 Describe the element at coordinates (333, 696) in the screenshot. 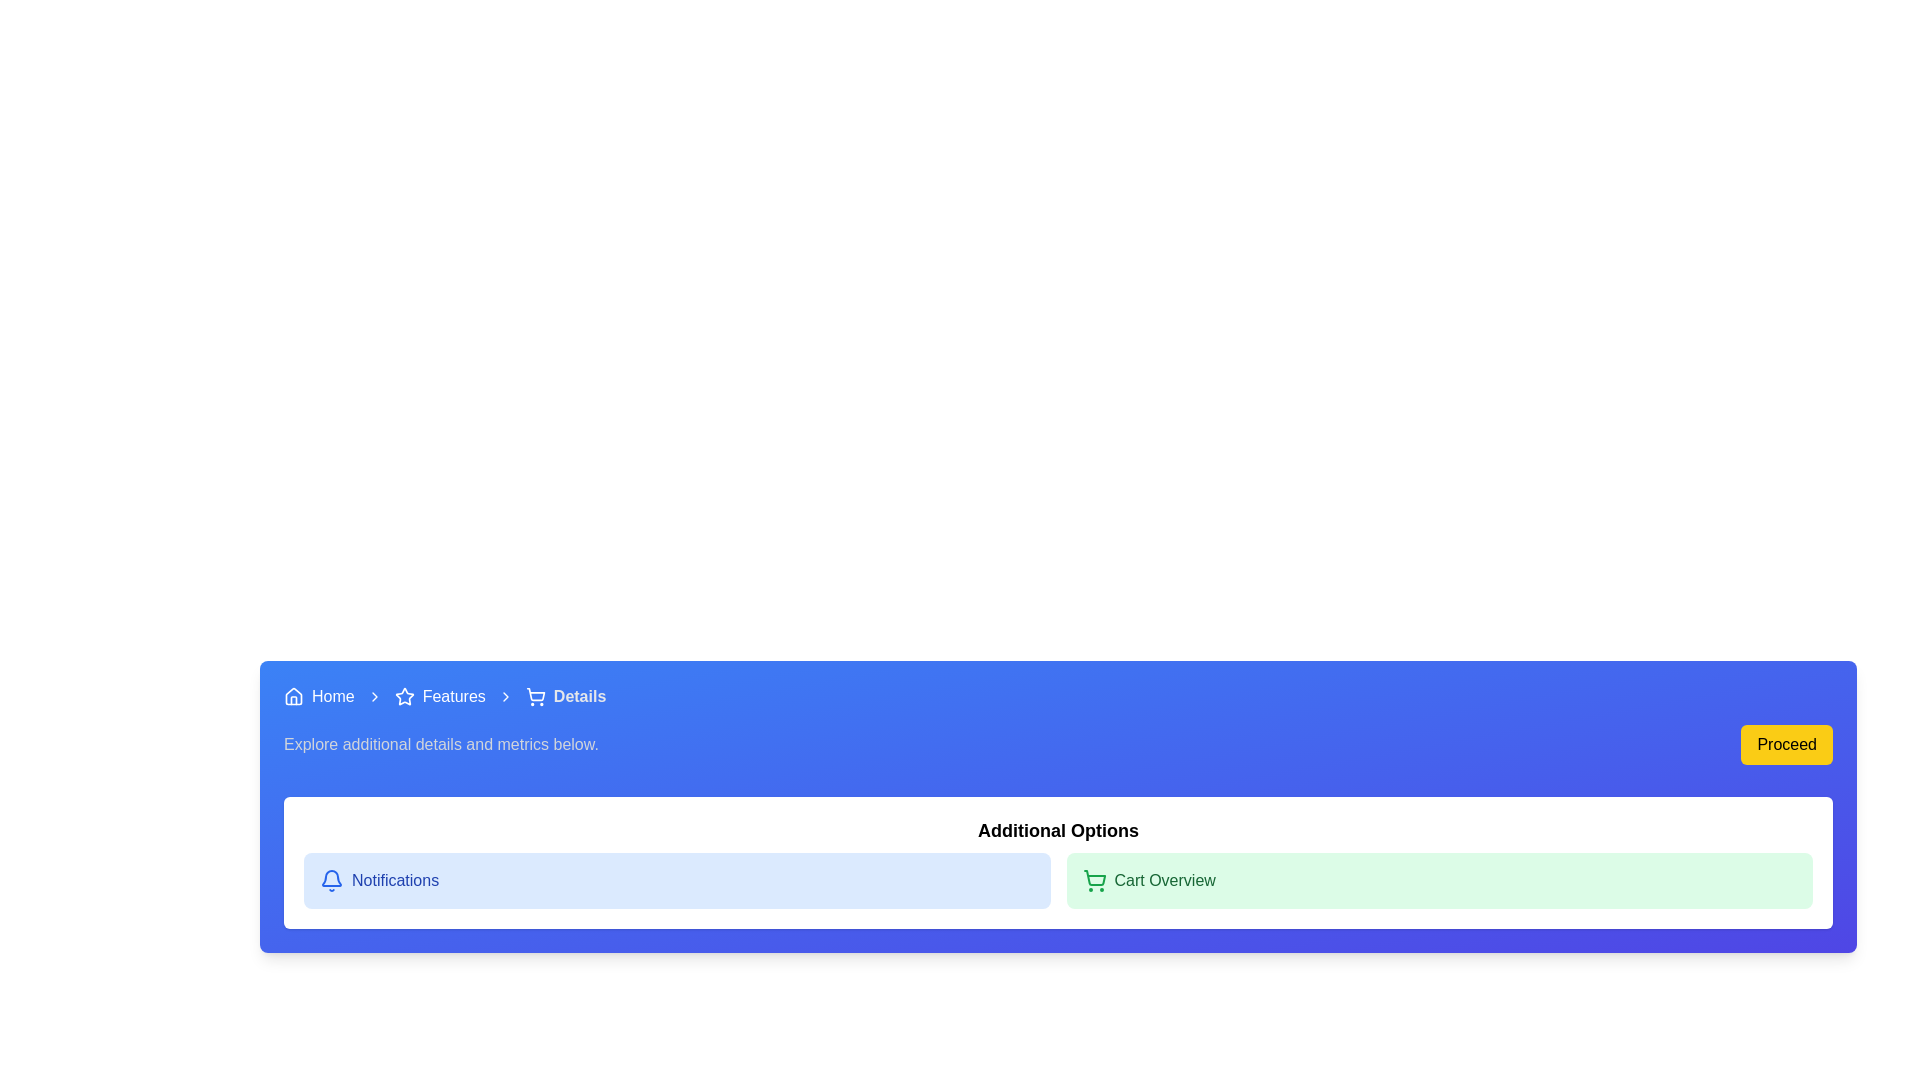

I see `the 'Home' hyperlink in the navigation bar` at that location.